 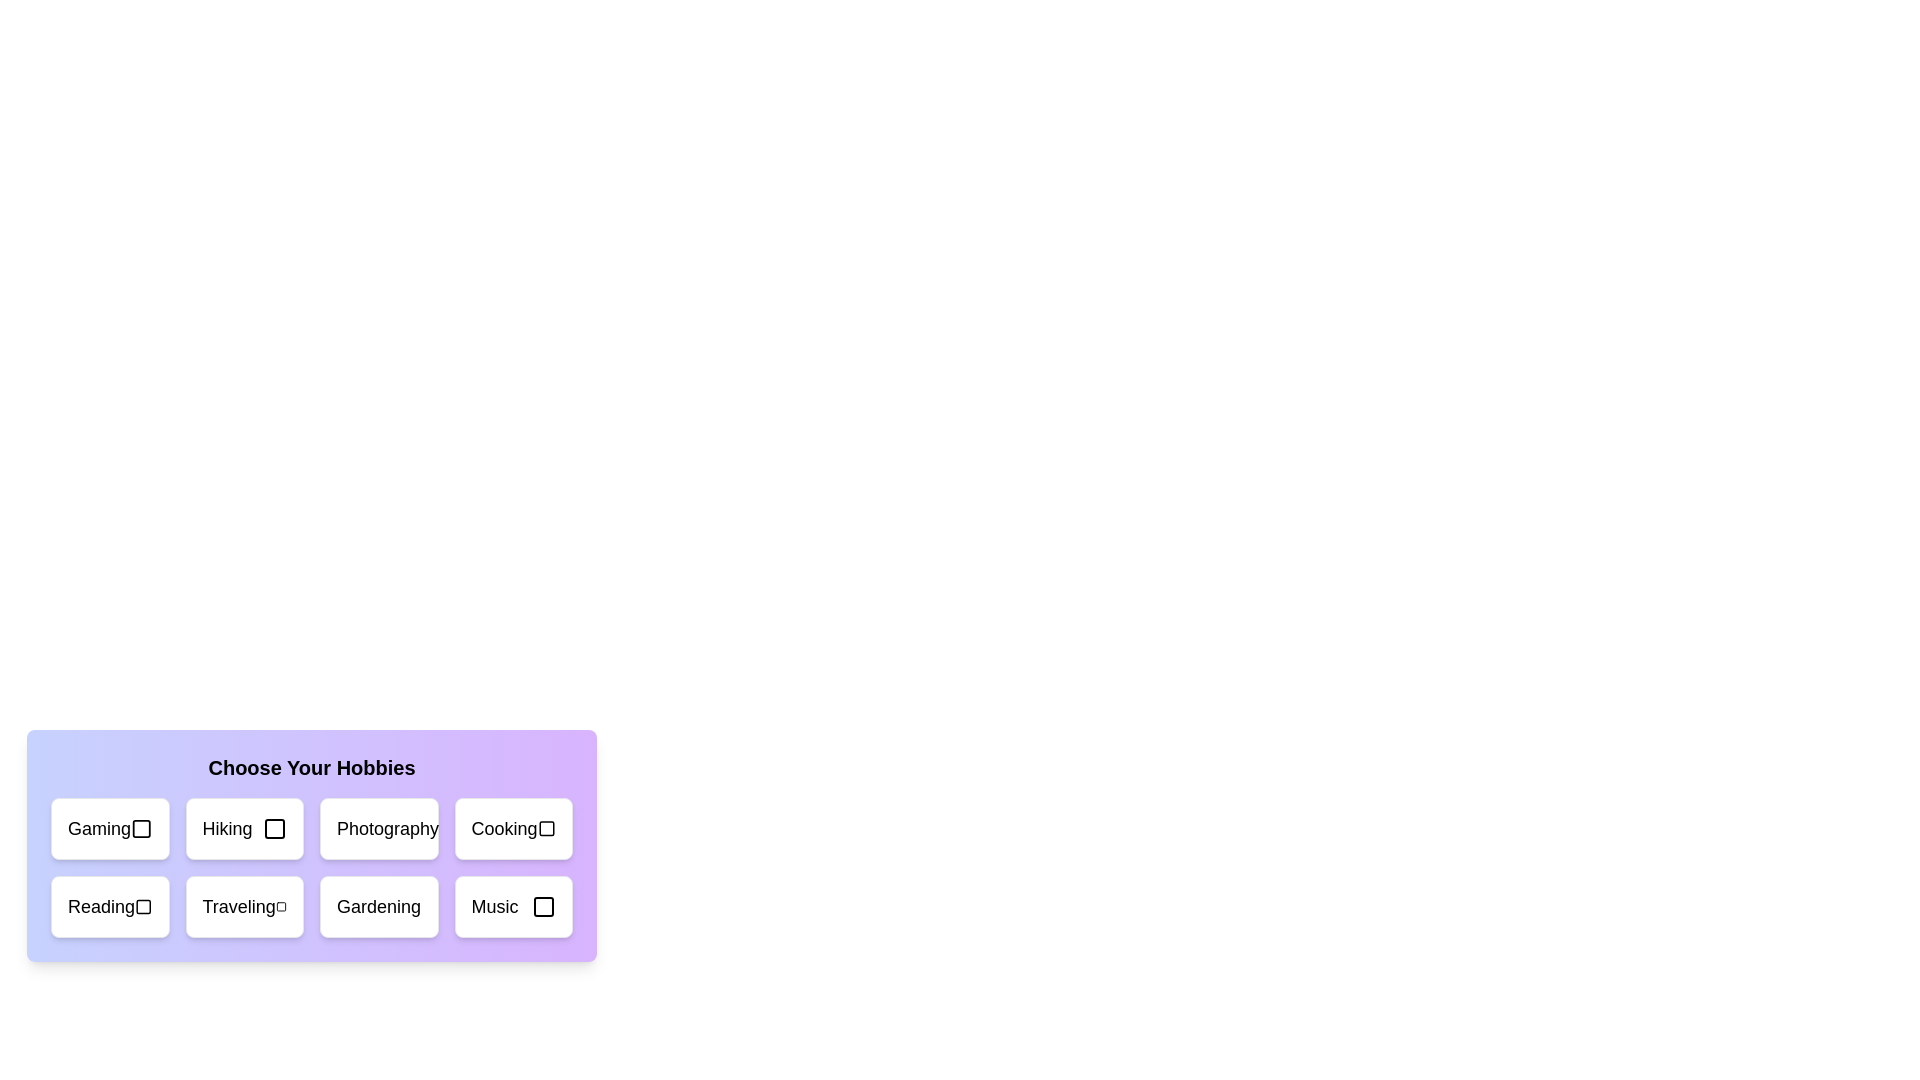 What do you see at coordinates (513, 829) in the screenshot?
I see `the hobby card labeled 'Cooking'` at bounding box center [513, 829].